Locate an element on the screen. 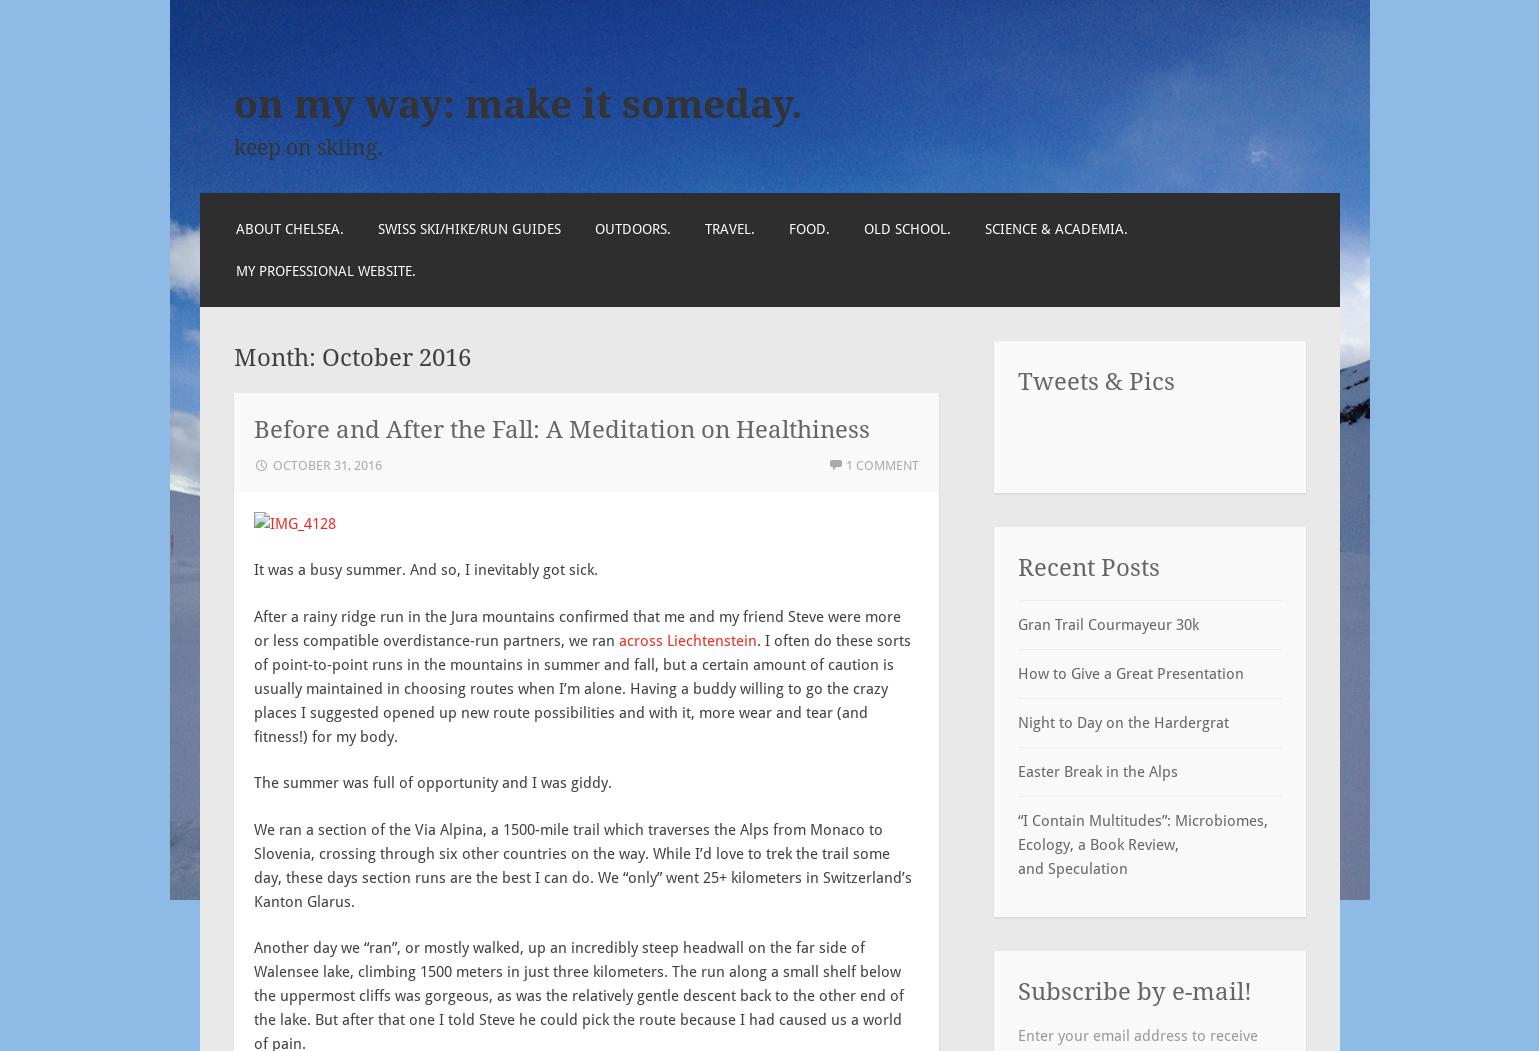  'my professional website.' is located at coordinates (325, 270).